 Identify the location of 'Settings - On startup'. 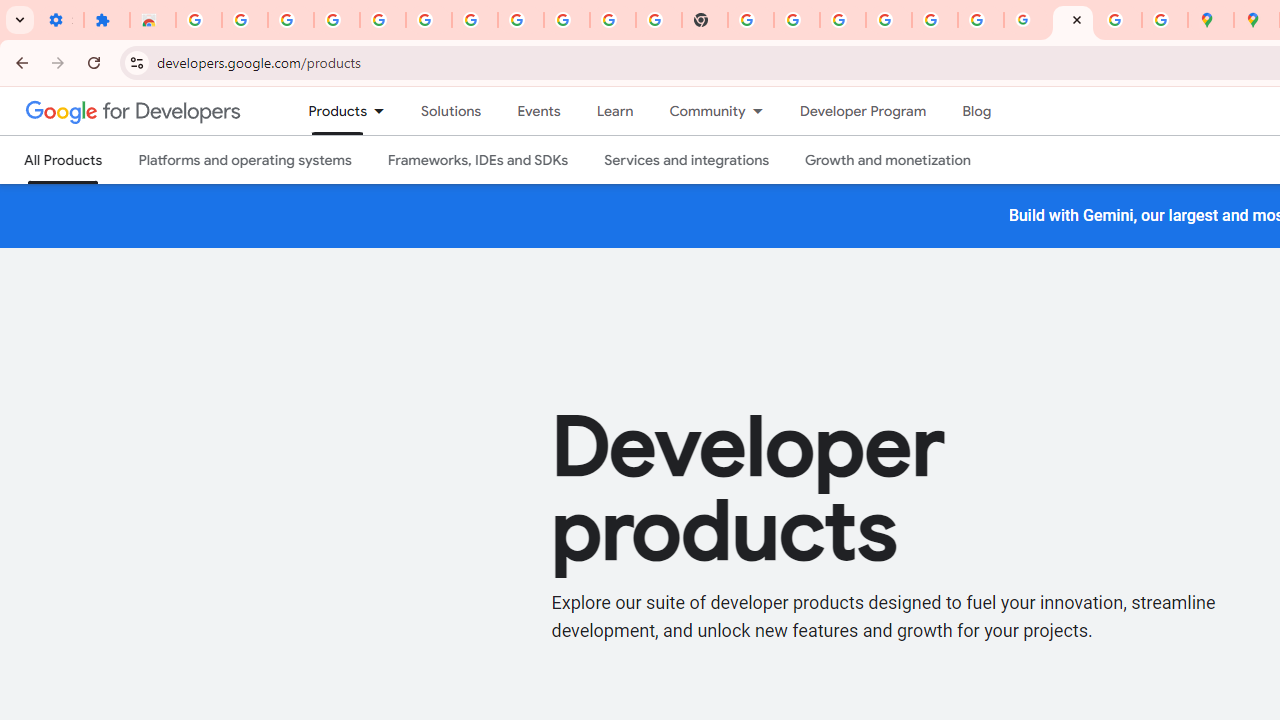
(60, 20).